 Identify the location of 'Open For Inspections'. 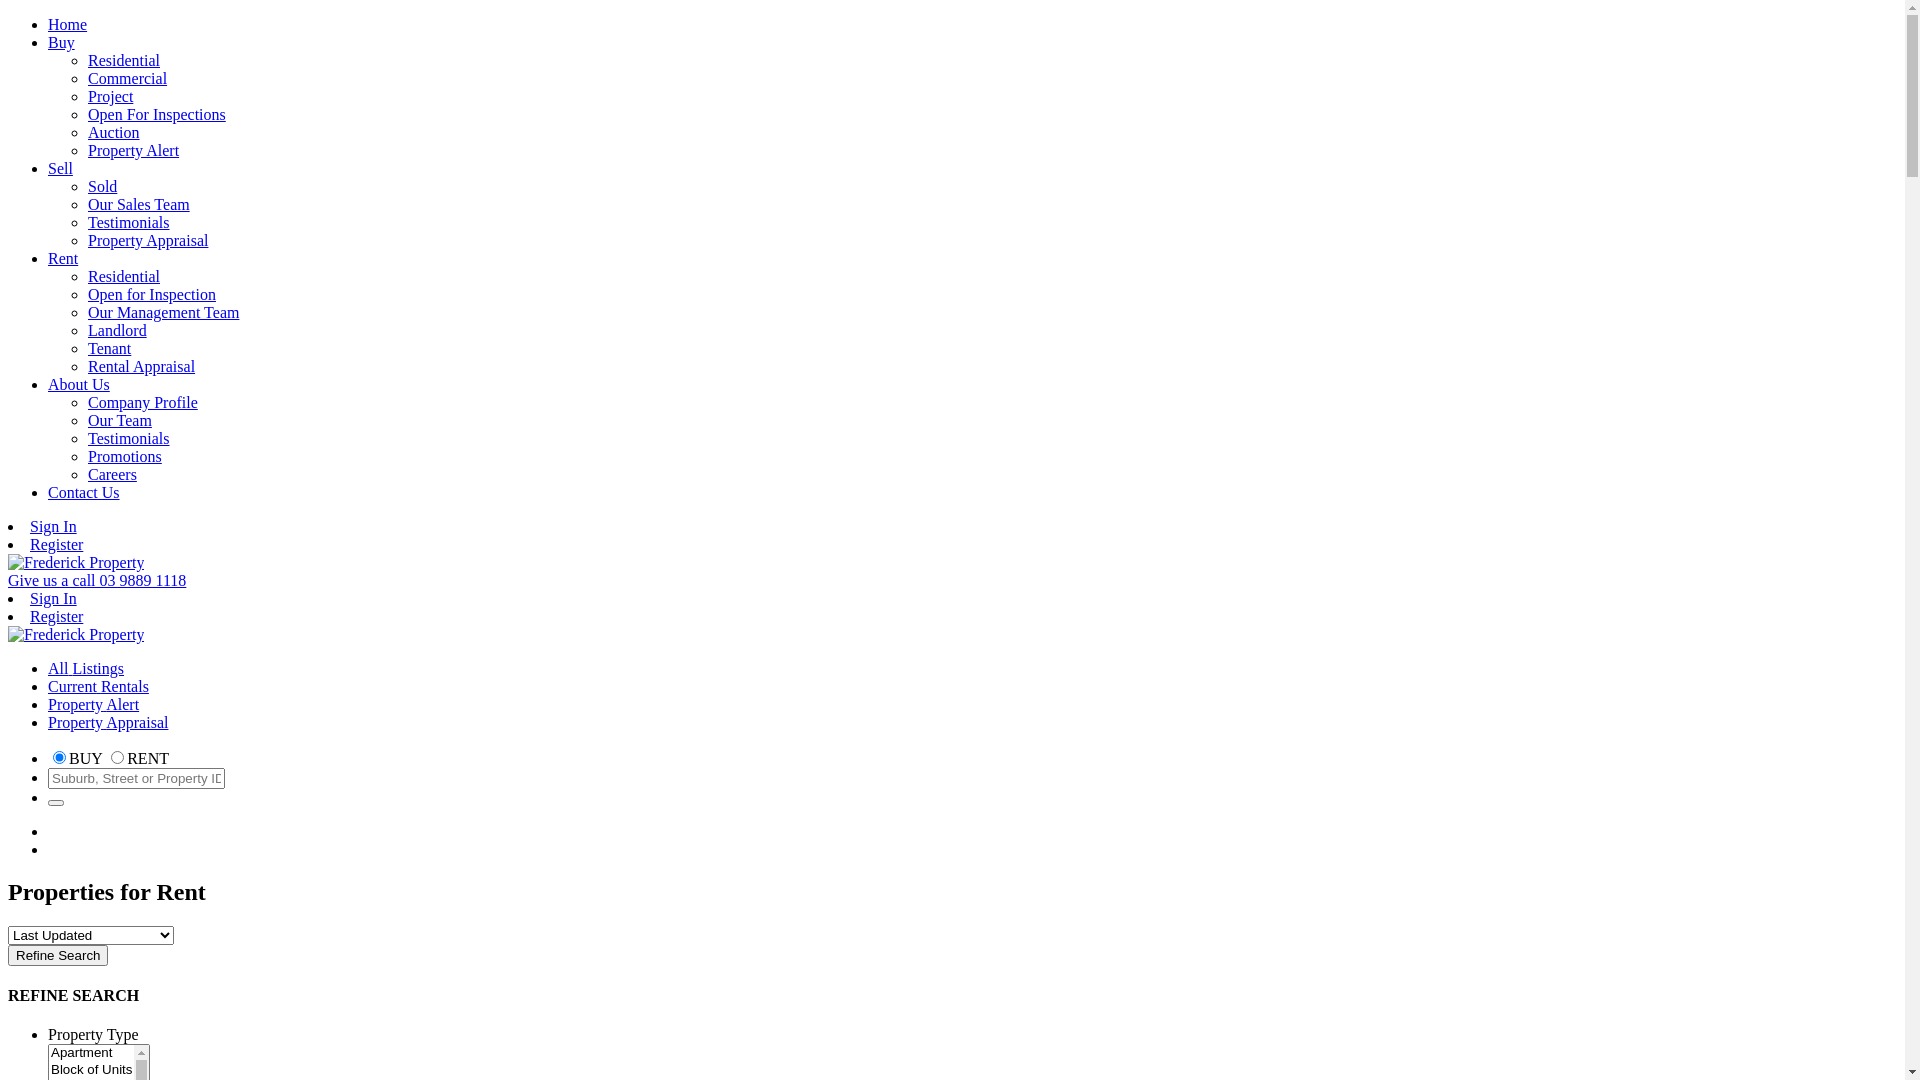
(86, 114).